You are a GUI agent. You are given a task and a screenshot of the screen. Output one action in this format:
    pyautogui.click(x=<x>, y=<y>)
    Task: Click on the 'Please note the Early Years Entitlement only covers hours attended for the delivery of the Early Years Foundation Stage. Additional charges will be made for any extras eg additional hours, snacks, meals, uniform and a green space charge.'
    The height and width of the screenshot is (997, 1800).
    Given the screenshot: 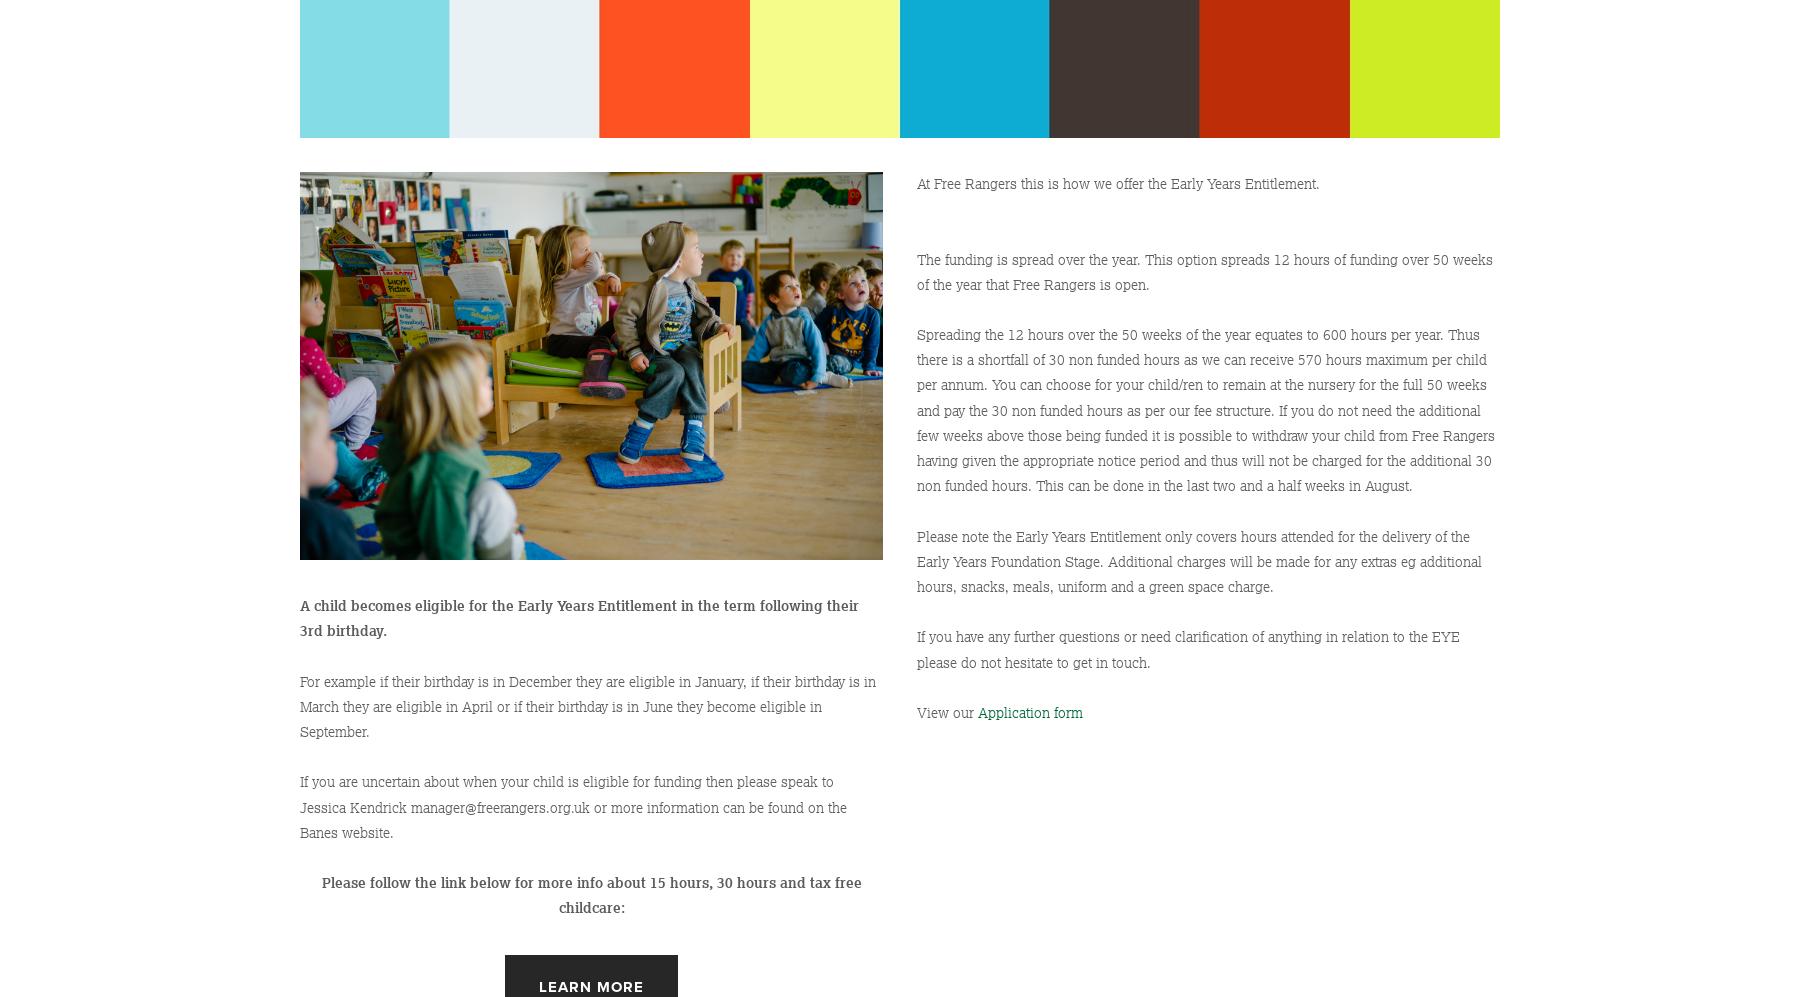 What is the action you would take?
    pyautogui.click(x=1200, y=561)
    